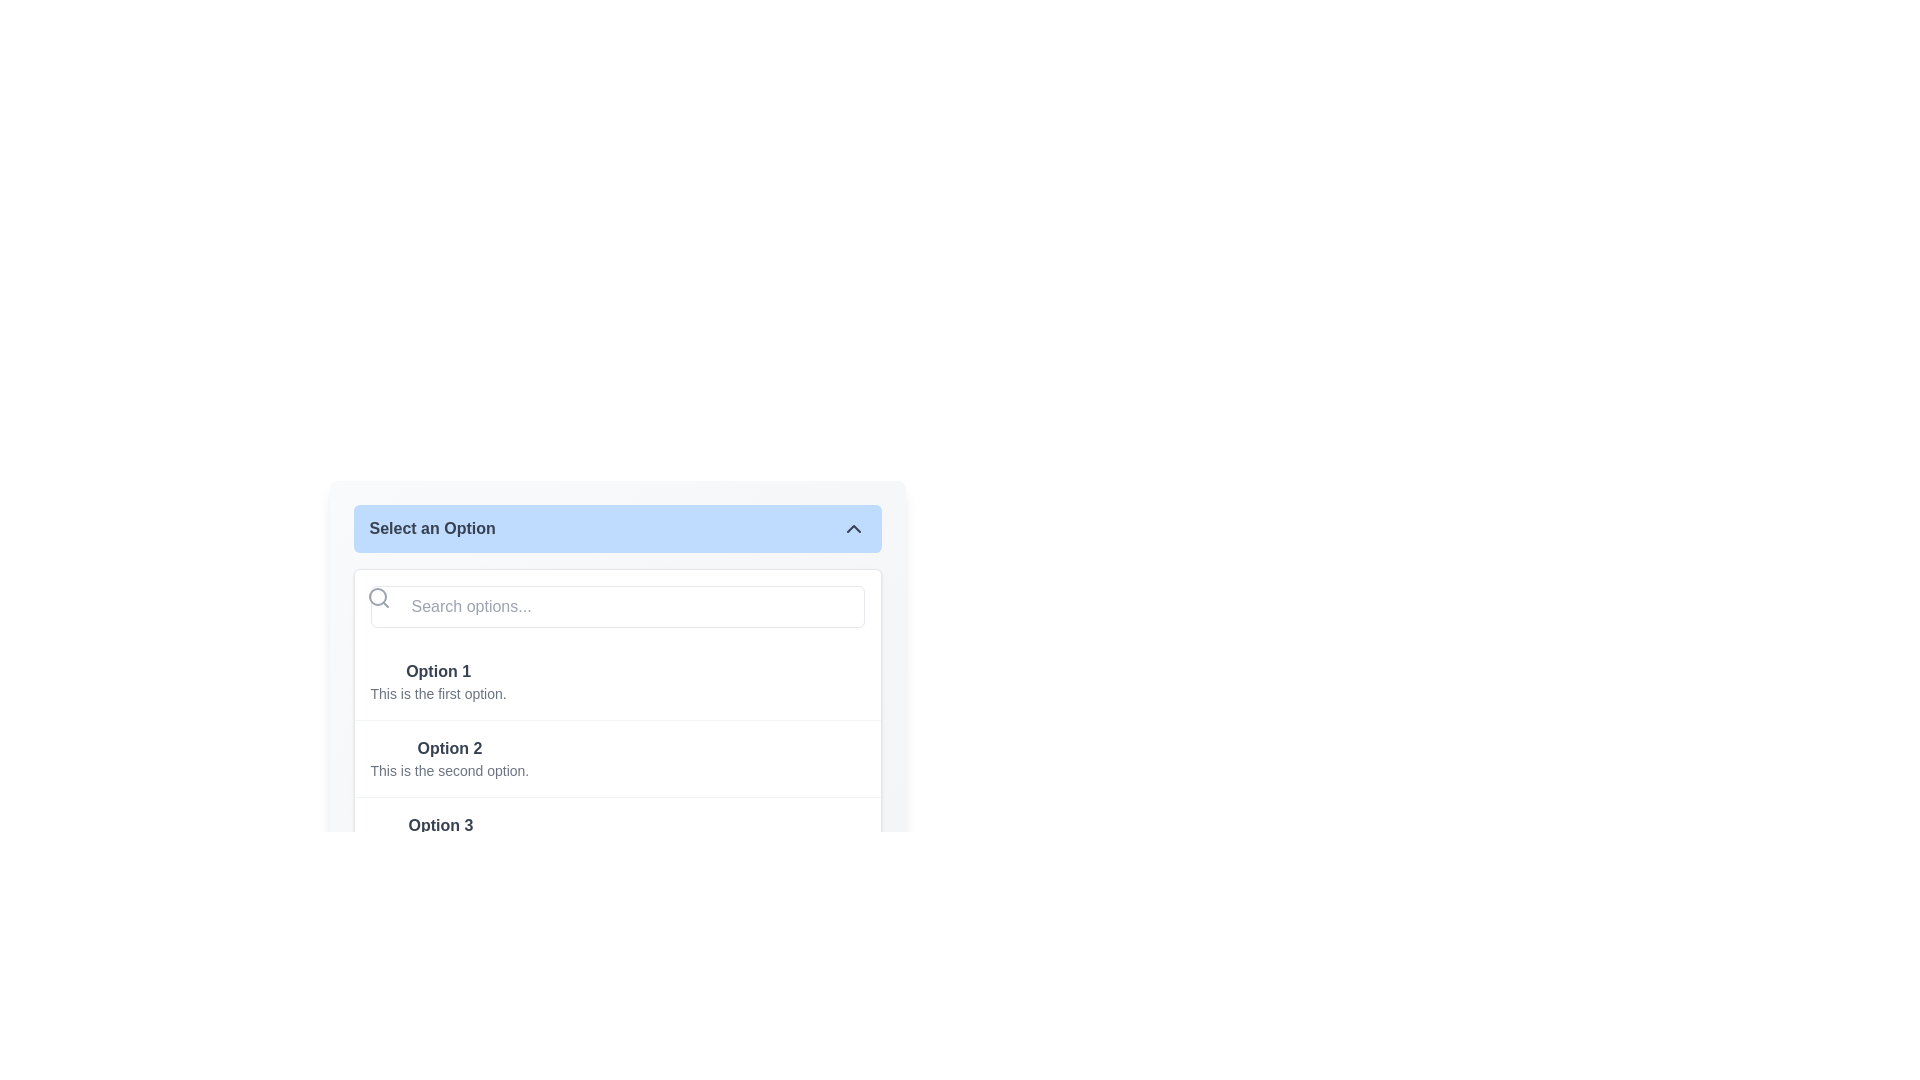 The width and height of the screenshot is (1920, 1080). I want to click on the second selectable option labeled 'Option 2', so click(448, 759).